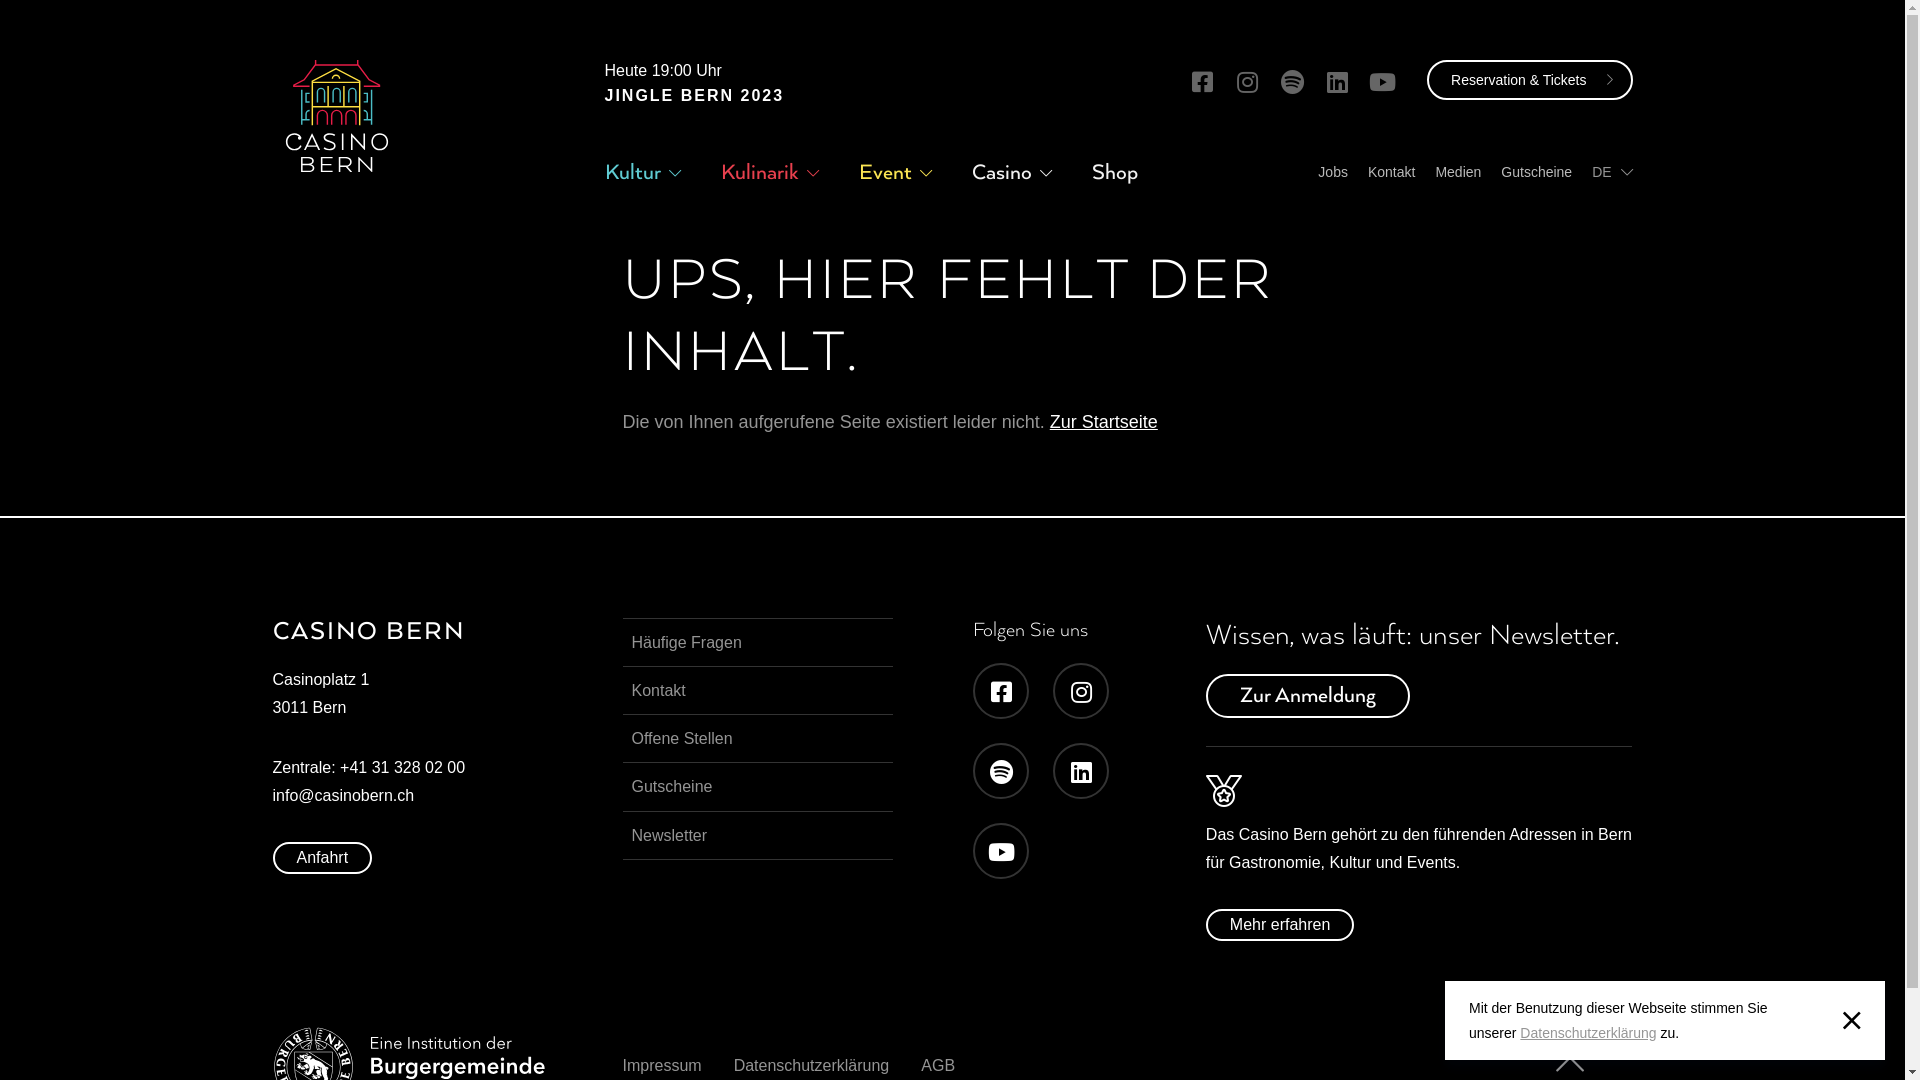 This screenshot has height=1080, width=1920. Describe the element at coordinates (603, 95) in the screenshot. I see `'JINGLE BERN 2023'` at that location.